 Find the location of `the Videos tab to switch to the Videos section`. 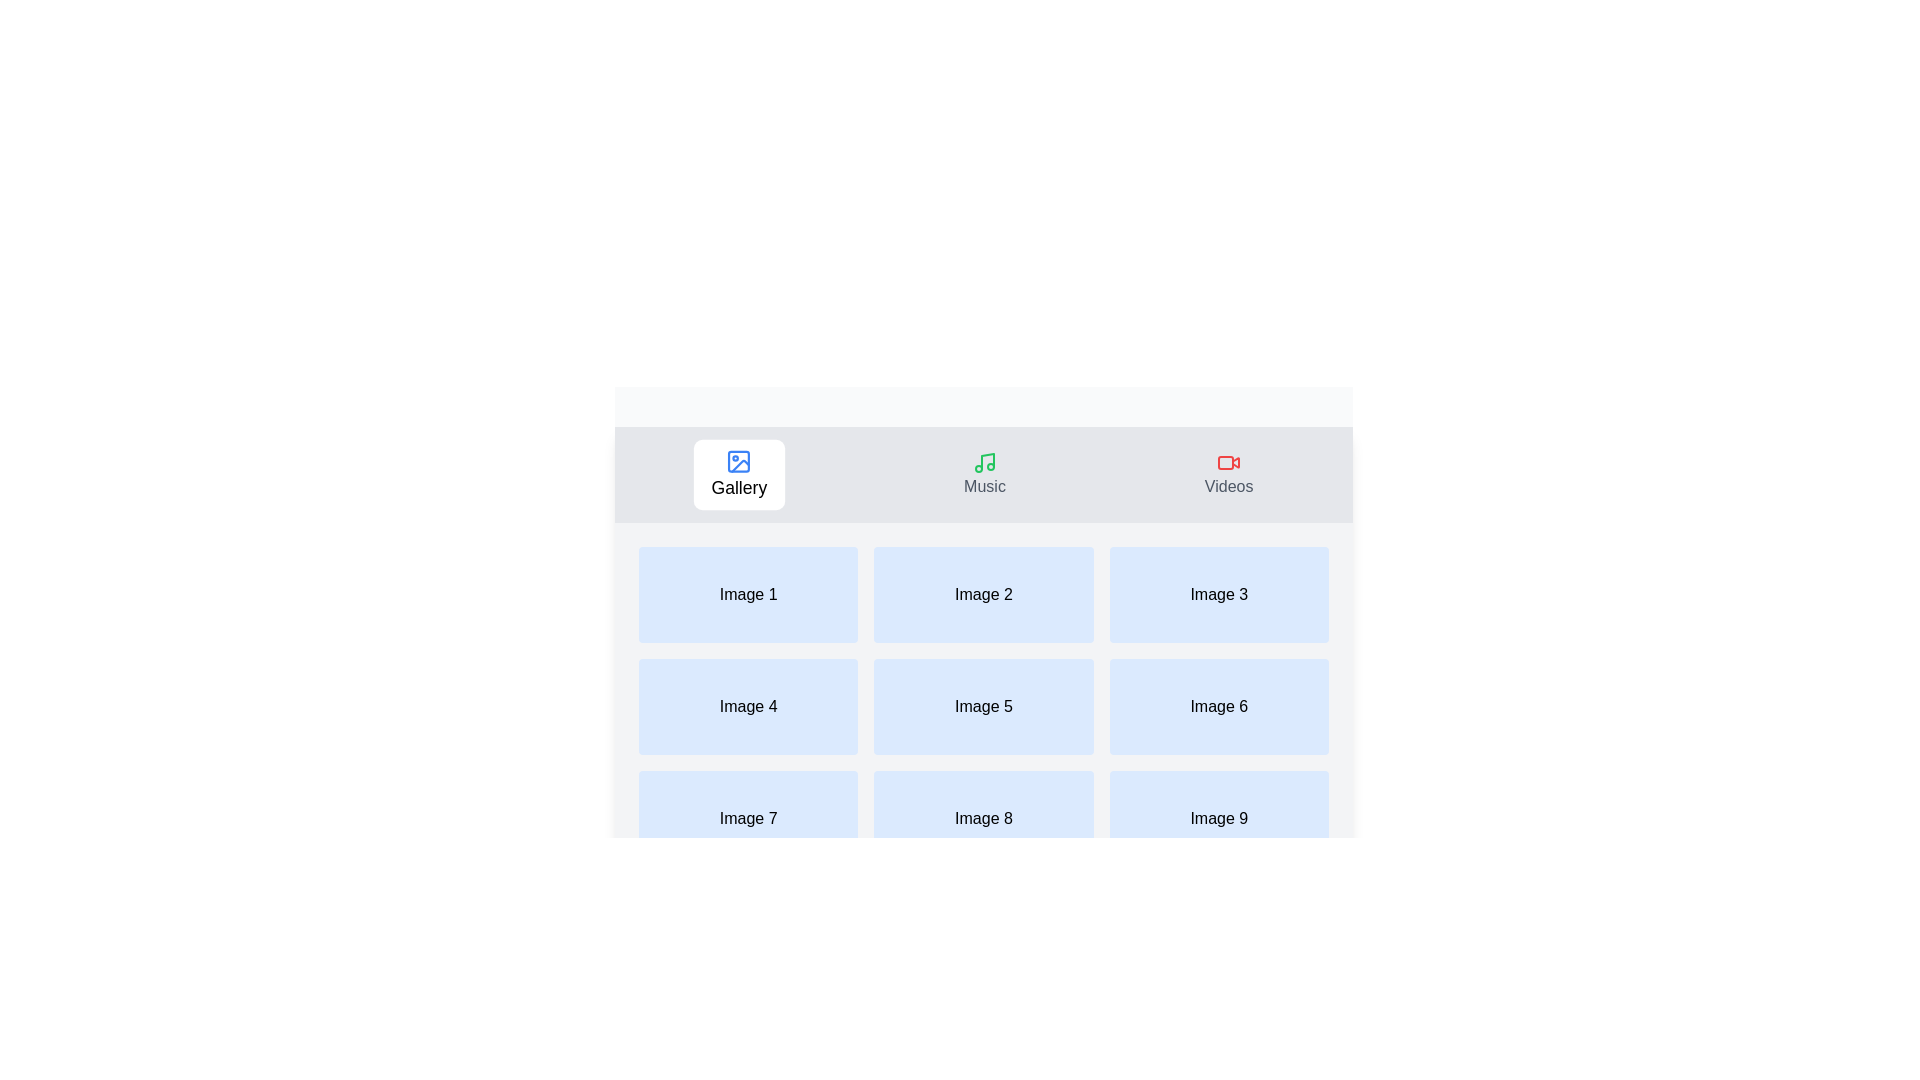

the Videos tab to switch to the Videos section is located at coordinates (1227, 474).